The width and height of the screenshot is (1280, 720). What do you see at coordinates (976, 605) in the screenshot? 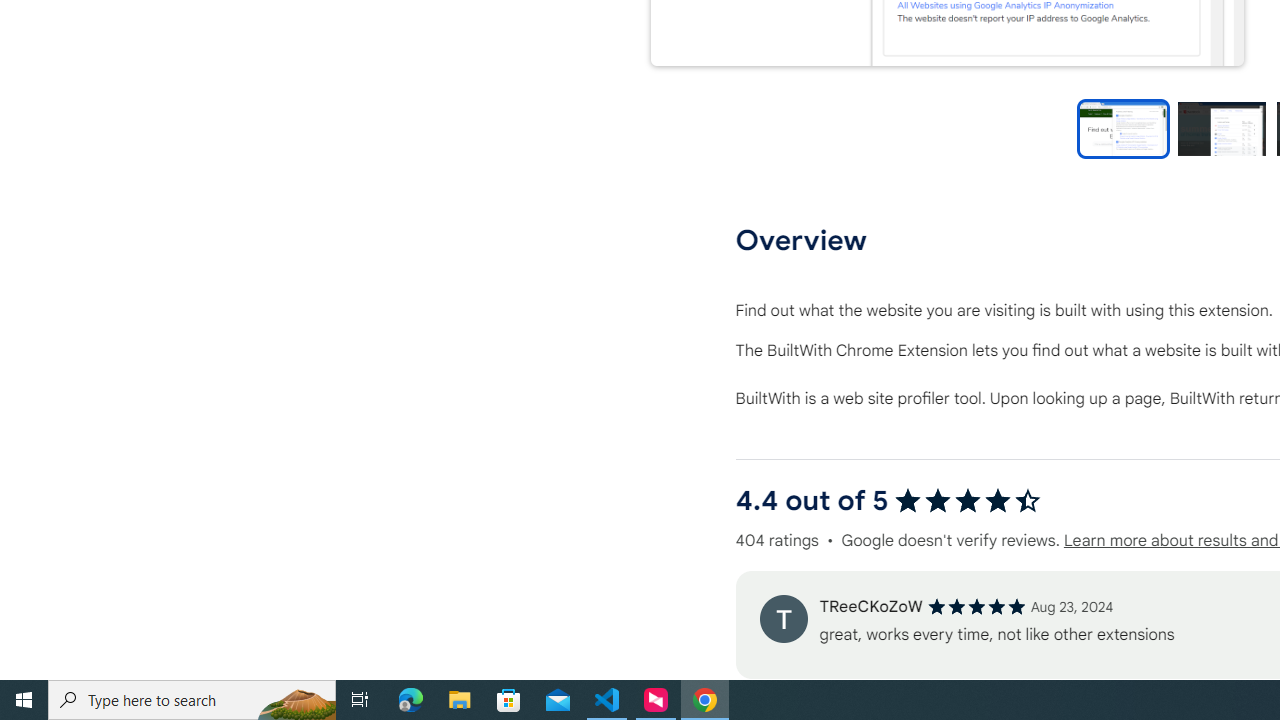
I see `'5 out of 5 stars'` at bounding box center [976, 605].